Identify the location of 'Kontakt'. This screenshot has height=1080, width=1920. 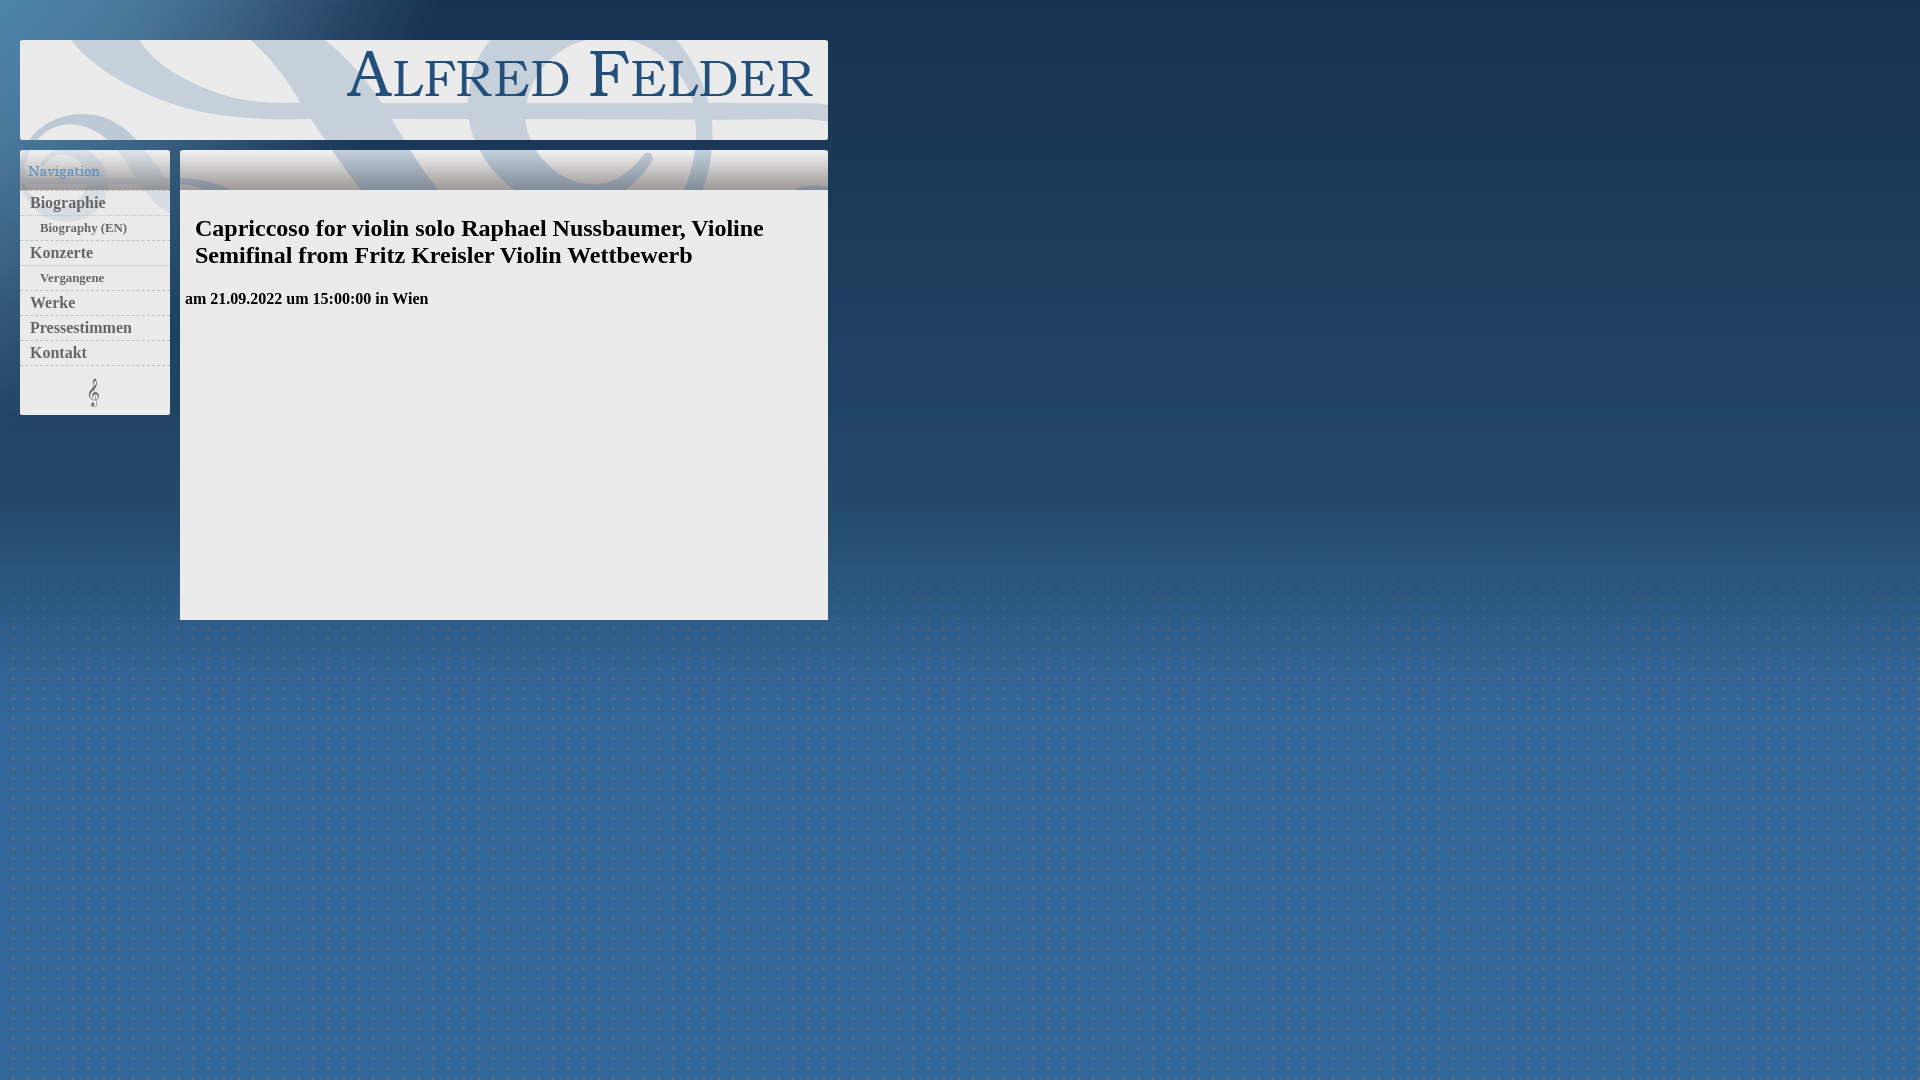
(53, 351).